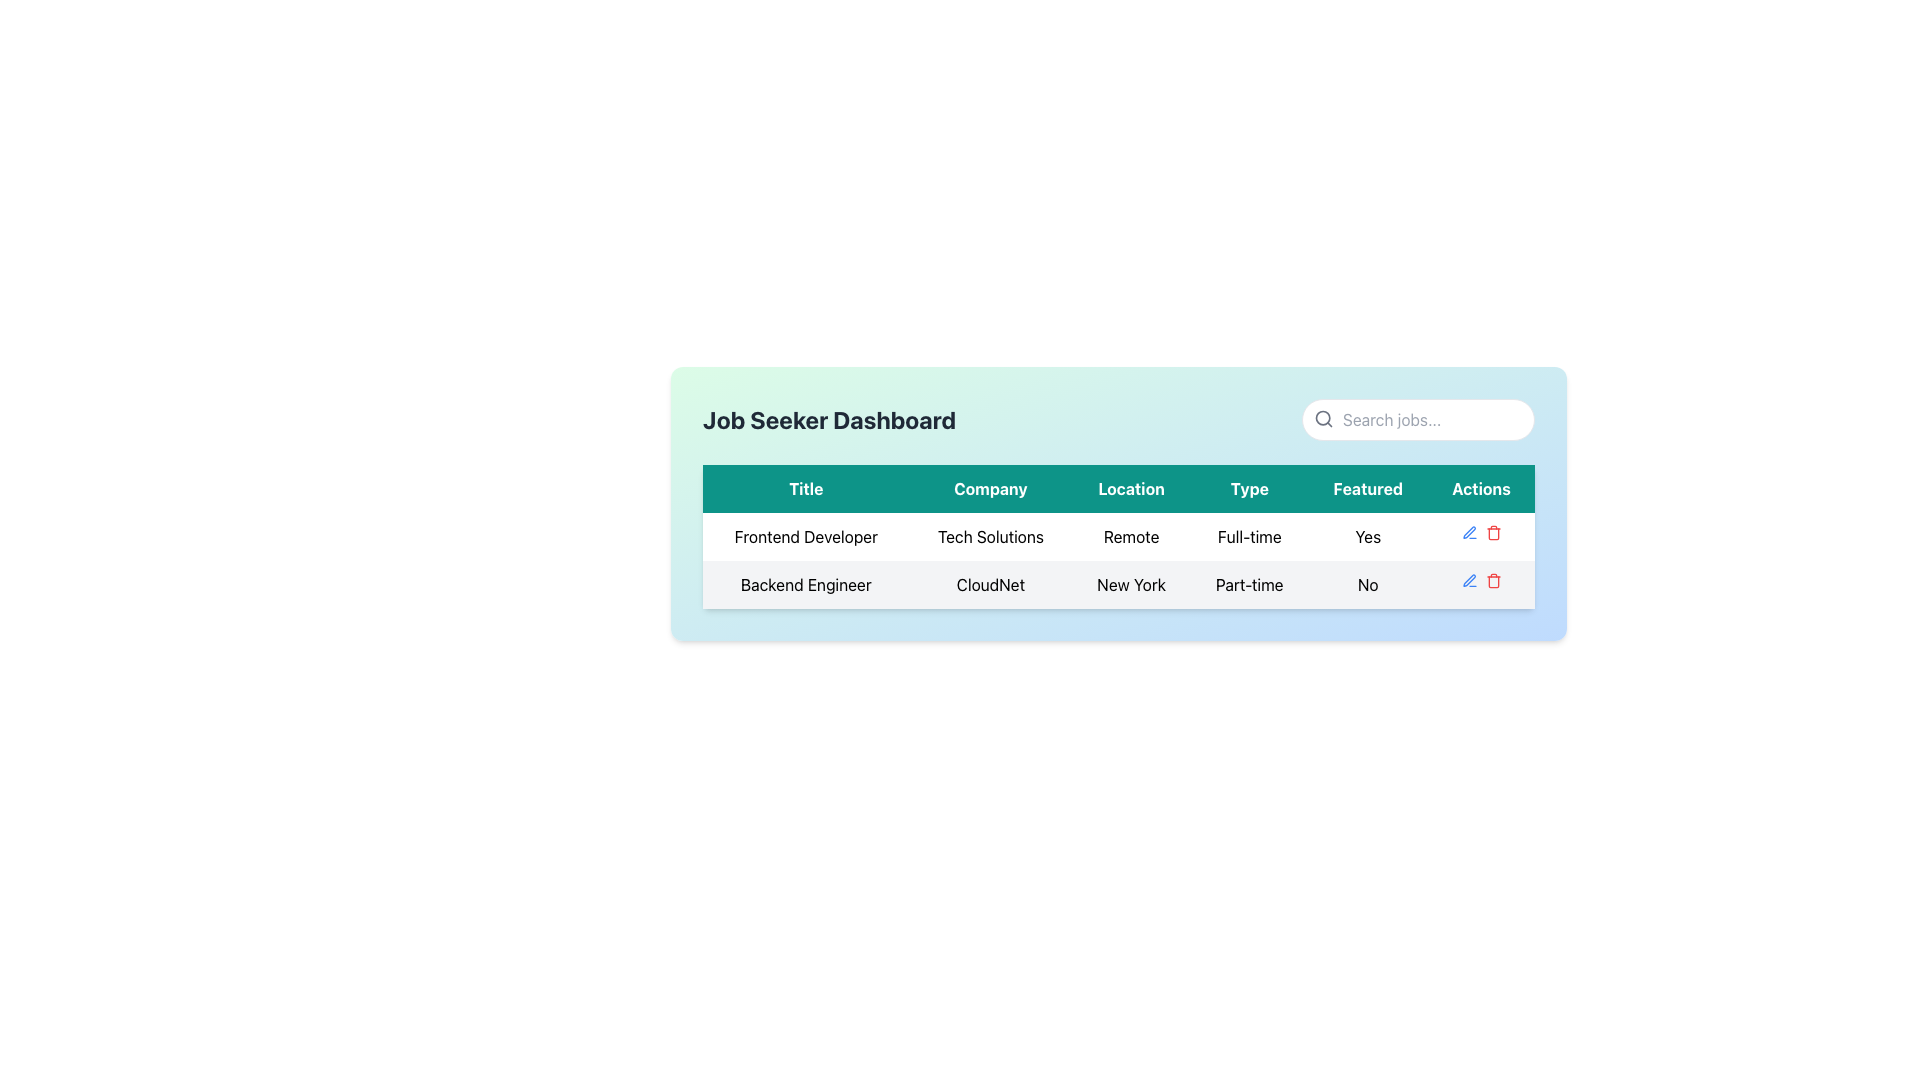 Image resolution: width=1920 pixels, height=1080 pixels. Describe the element at coordinates (990, 535) in the screenshot. I see `text content of the Table Cell displaying the company name in the job listing, located in the second column of the first row under the 'Company' header` at that location.